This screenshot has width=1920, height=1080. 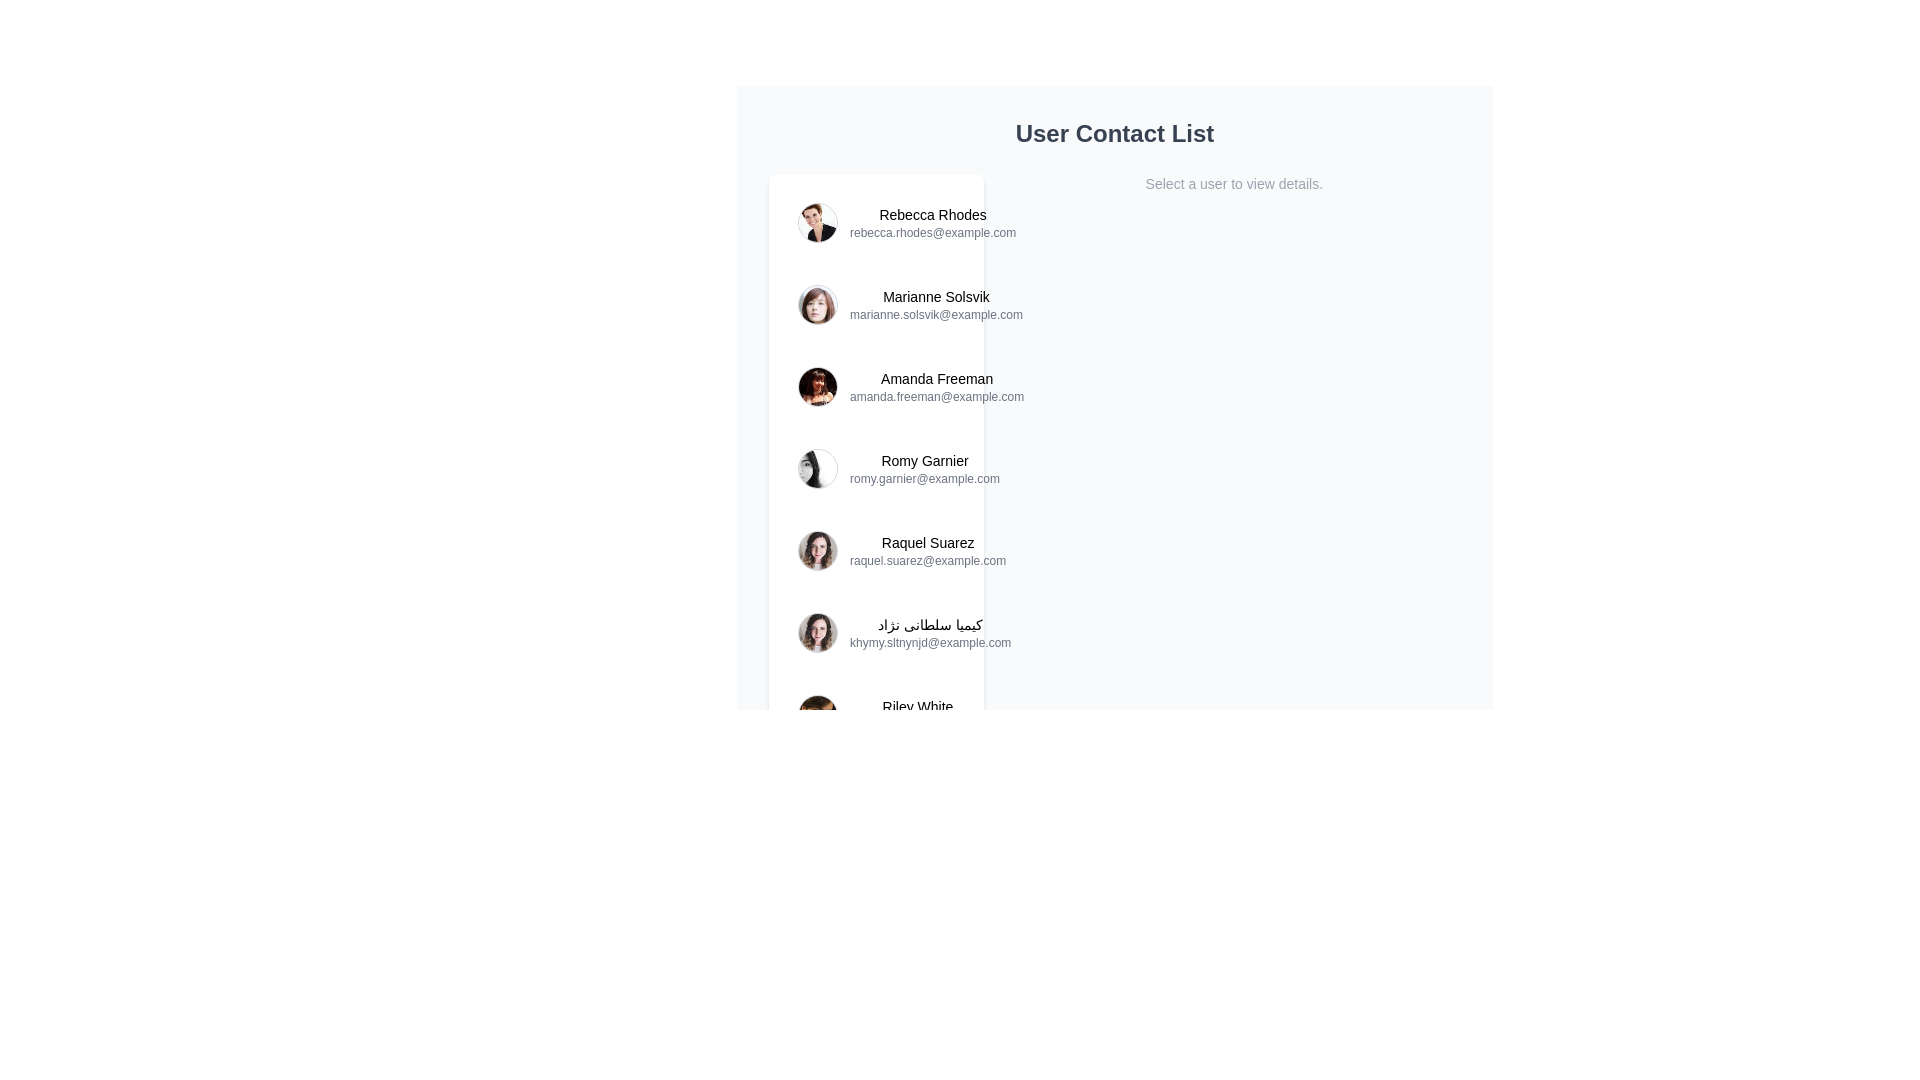 I want to click on the text label displaying the email address for the contact 'Raquel Suarez' in the User Contact List, which is located beneath the name 'Raquel Suarez.', so click(x=927, y=560).